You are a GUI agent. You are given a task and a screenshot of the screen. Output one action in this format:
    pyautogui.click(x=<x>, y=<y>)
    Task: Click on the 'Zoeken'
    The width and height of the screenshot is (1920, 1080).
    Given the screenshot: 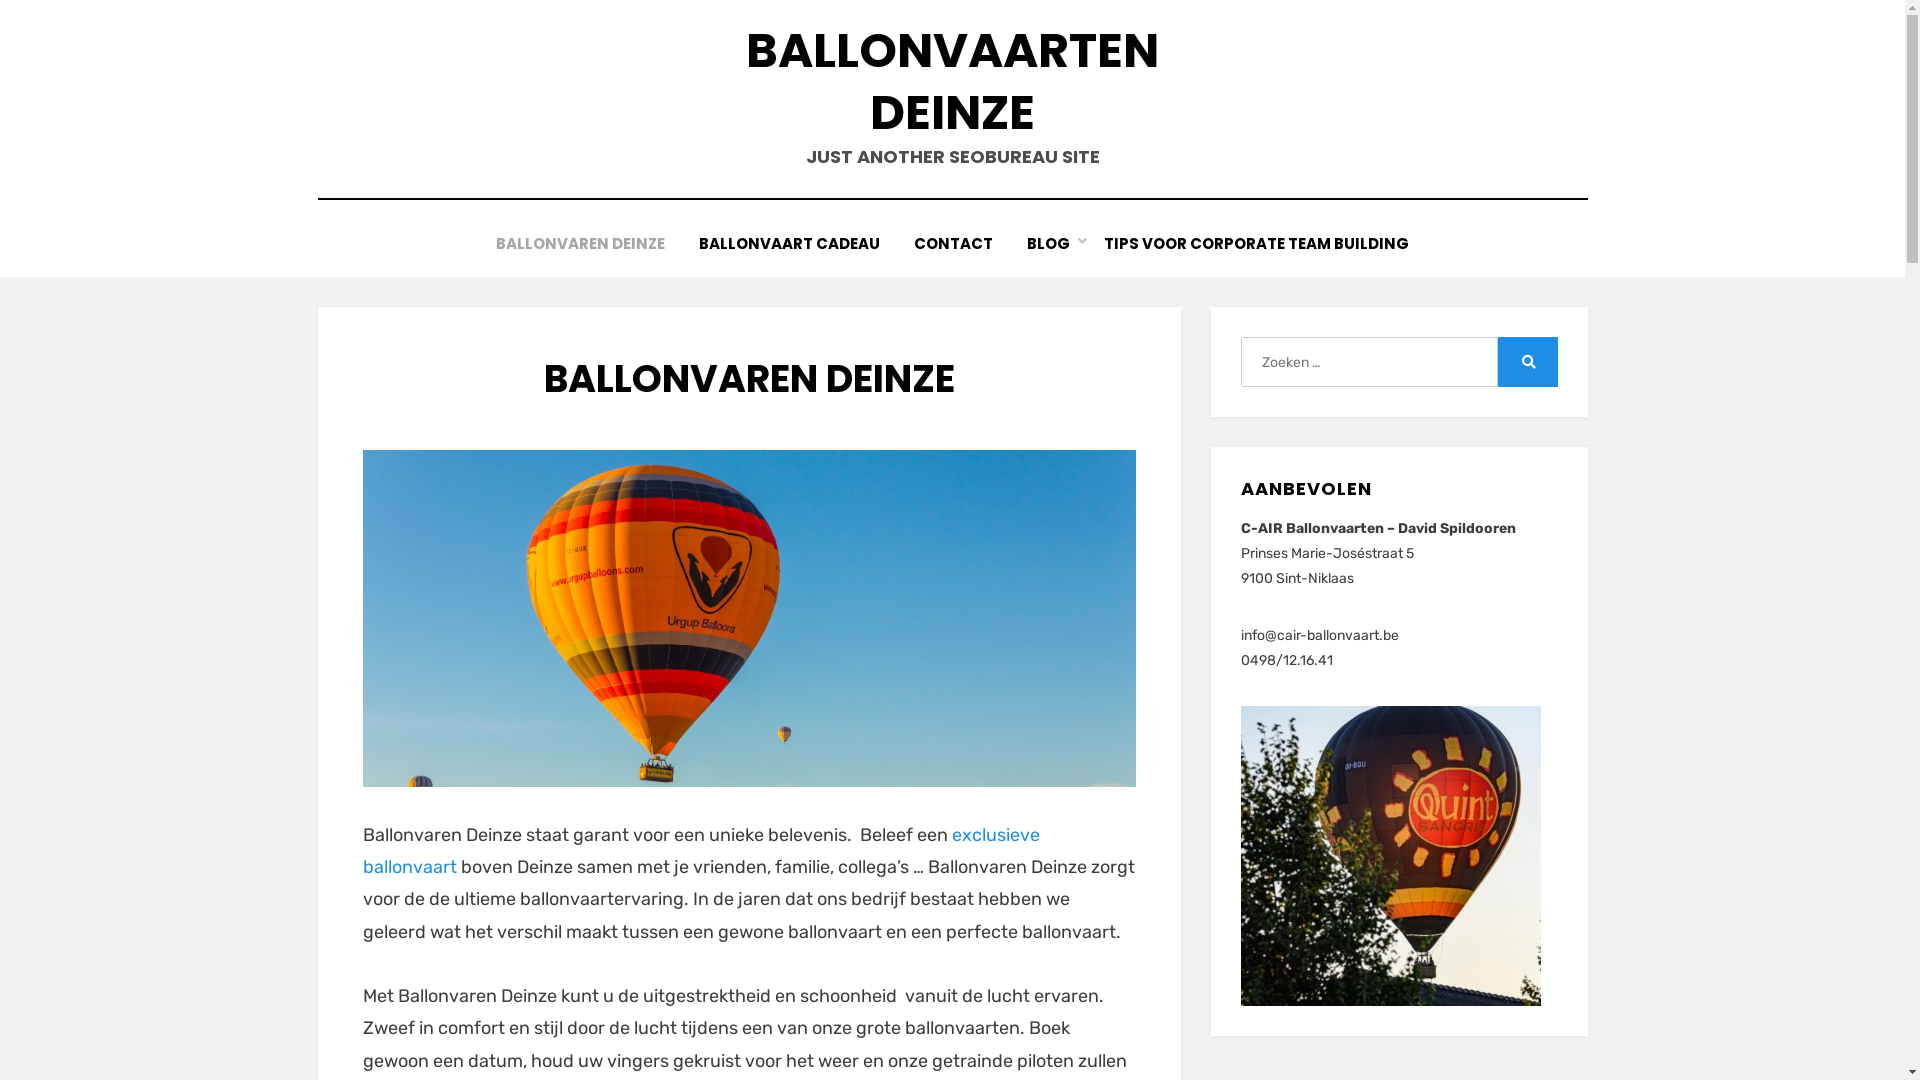 What is the action you would take?
    pyautogui.click(x=1526, y=362)
    